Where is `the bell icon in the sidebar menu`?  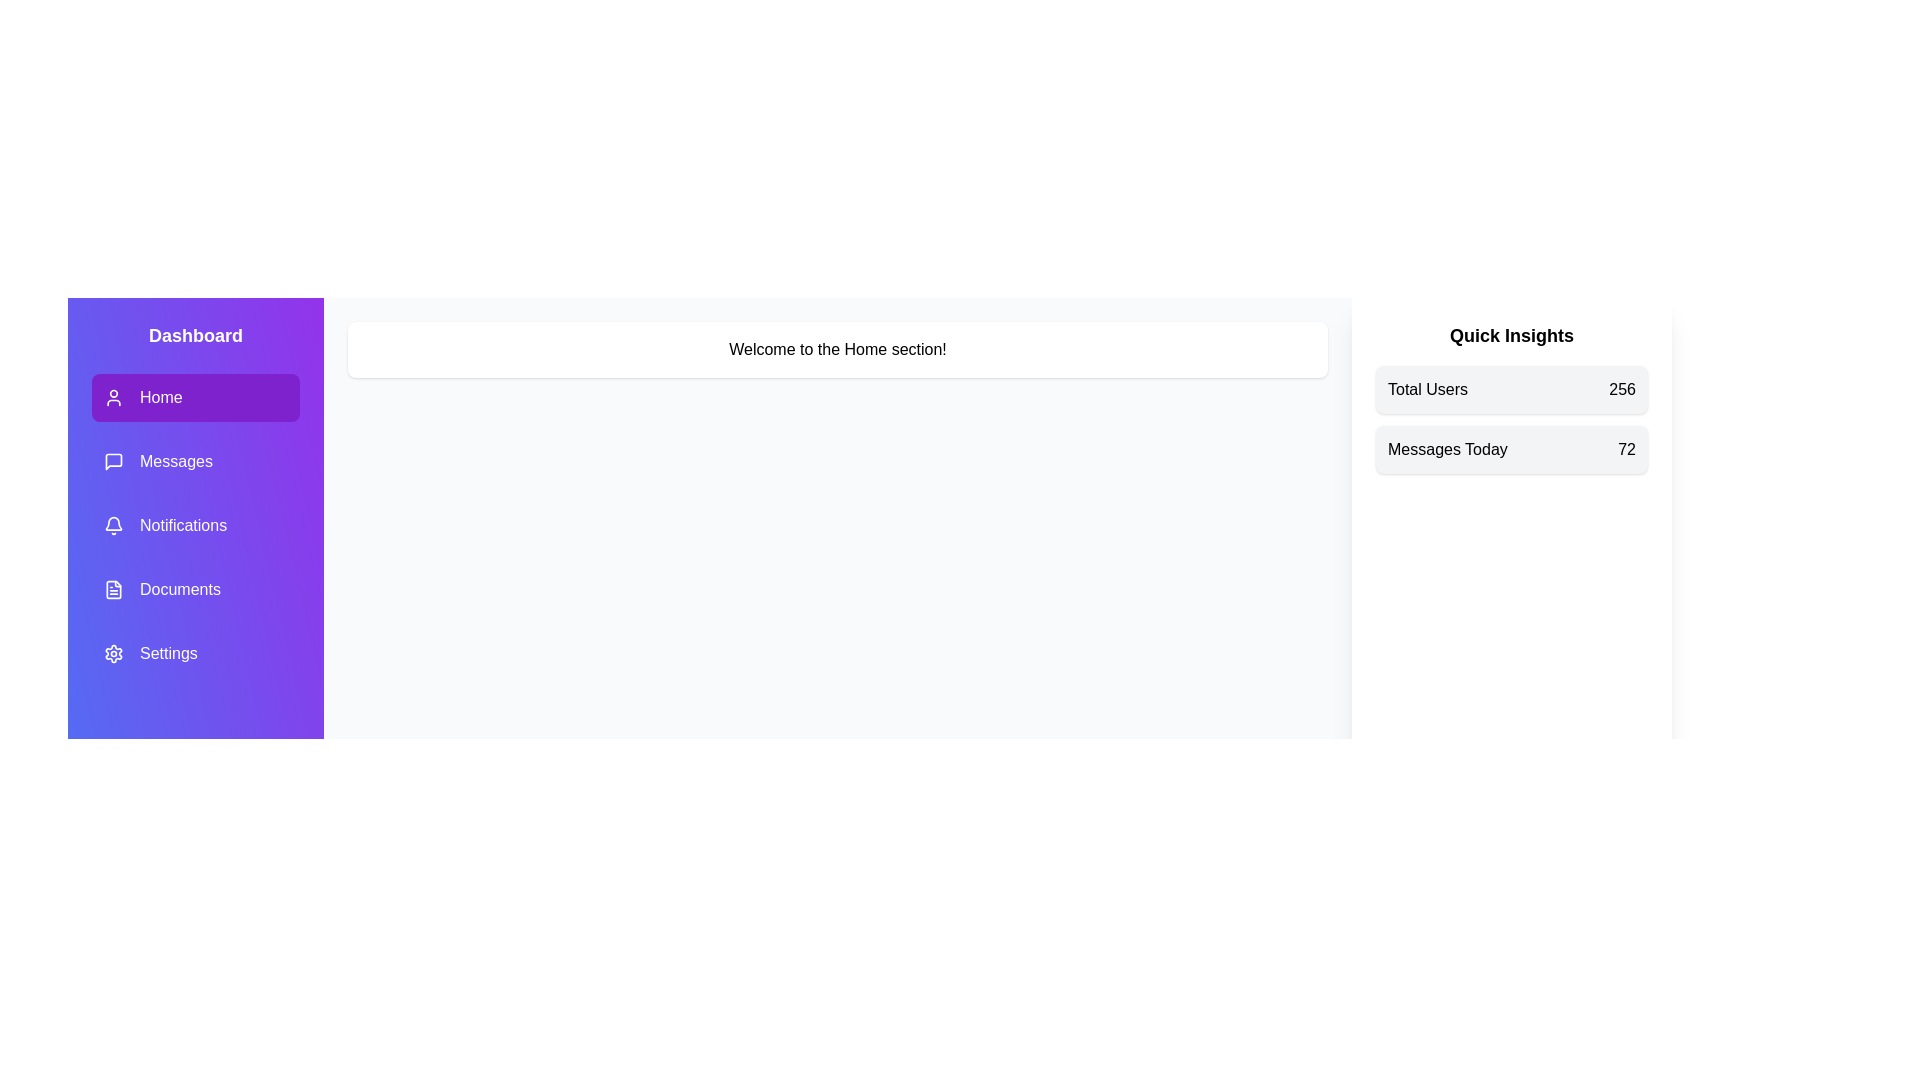
the bell icon in the sidebar menu is located at coordinates (113, 522).